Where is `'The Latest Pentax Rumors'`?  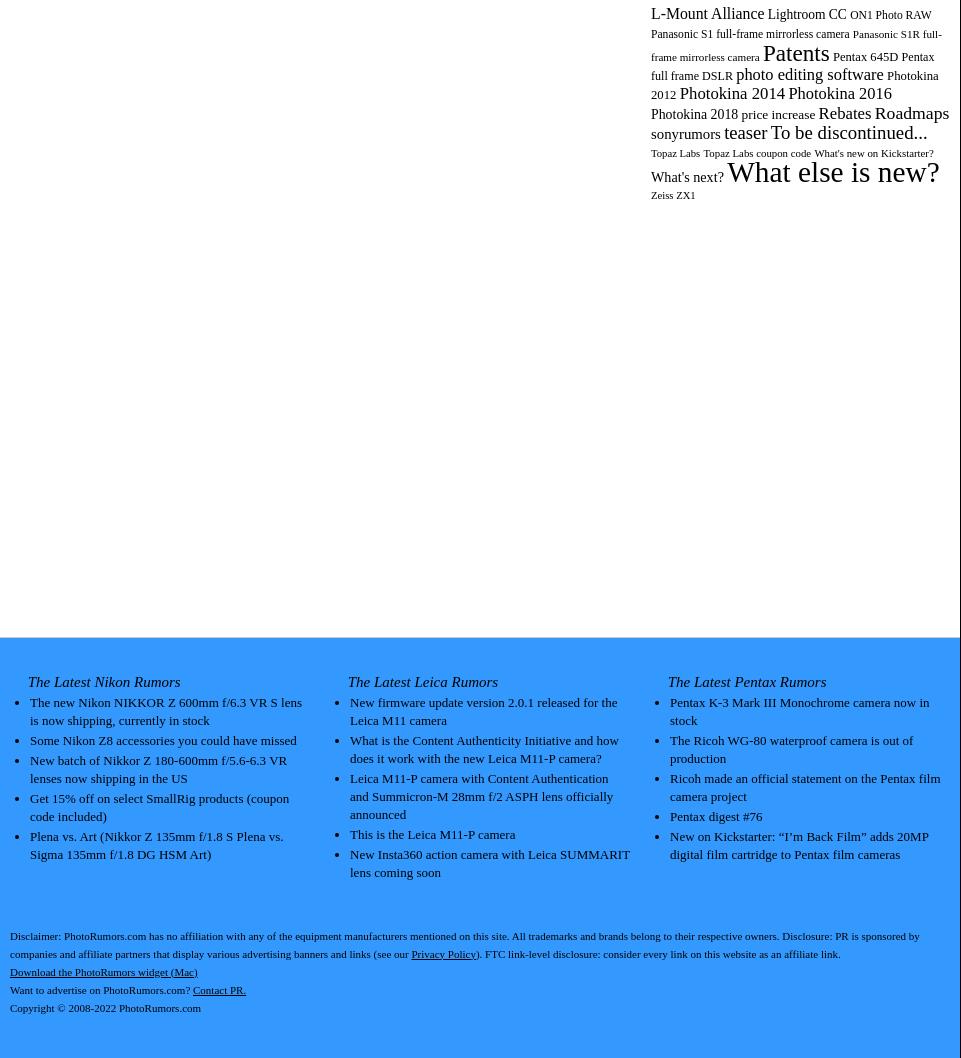 'The Latest Pentax Rumors' is located at coordinates (666, 680).